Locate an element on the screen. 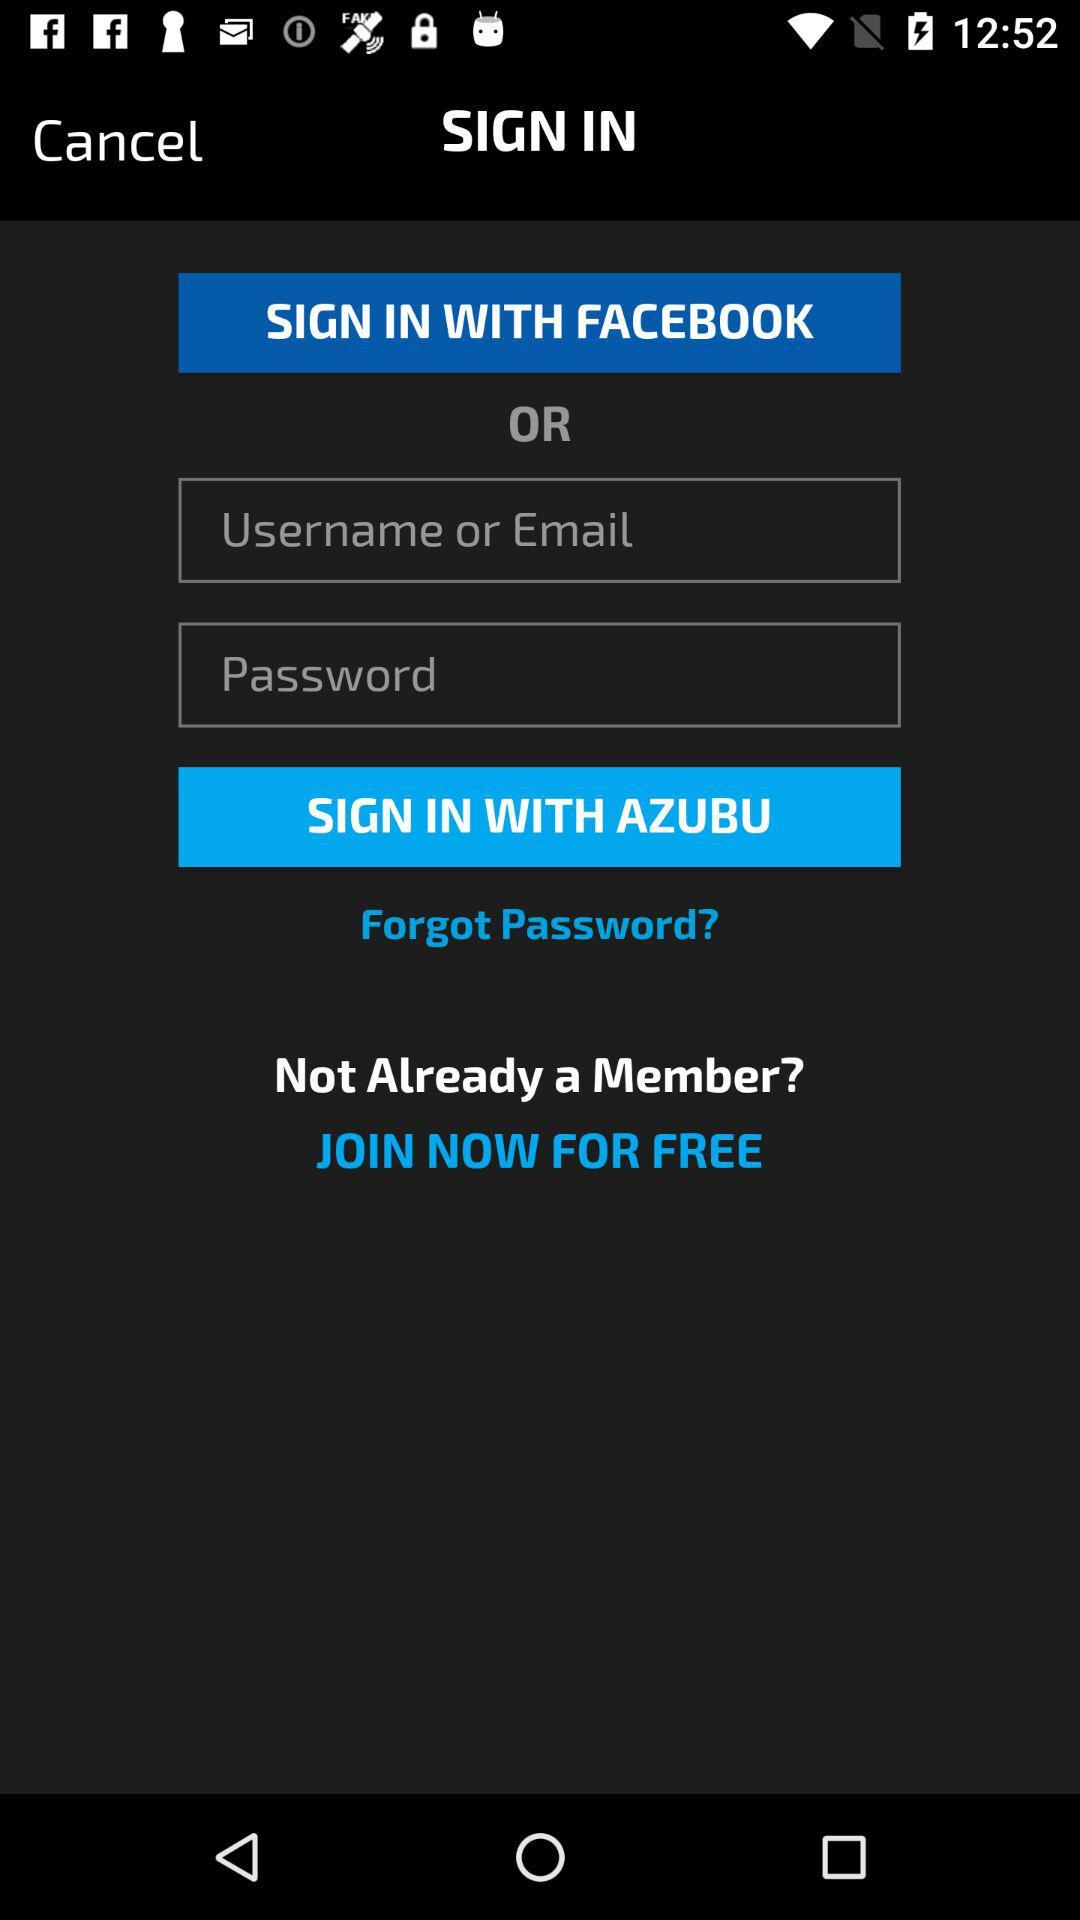  the item below sign in with is located at coordinates (538, 924).